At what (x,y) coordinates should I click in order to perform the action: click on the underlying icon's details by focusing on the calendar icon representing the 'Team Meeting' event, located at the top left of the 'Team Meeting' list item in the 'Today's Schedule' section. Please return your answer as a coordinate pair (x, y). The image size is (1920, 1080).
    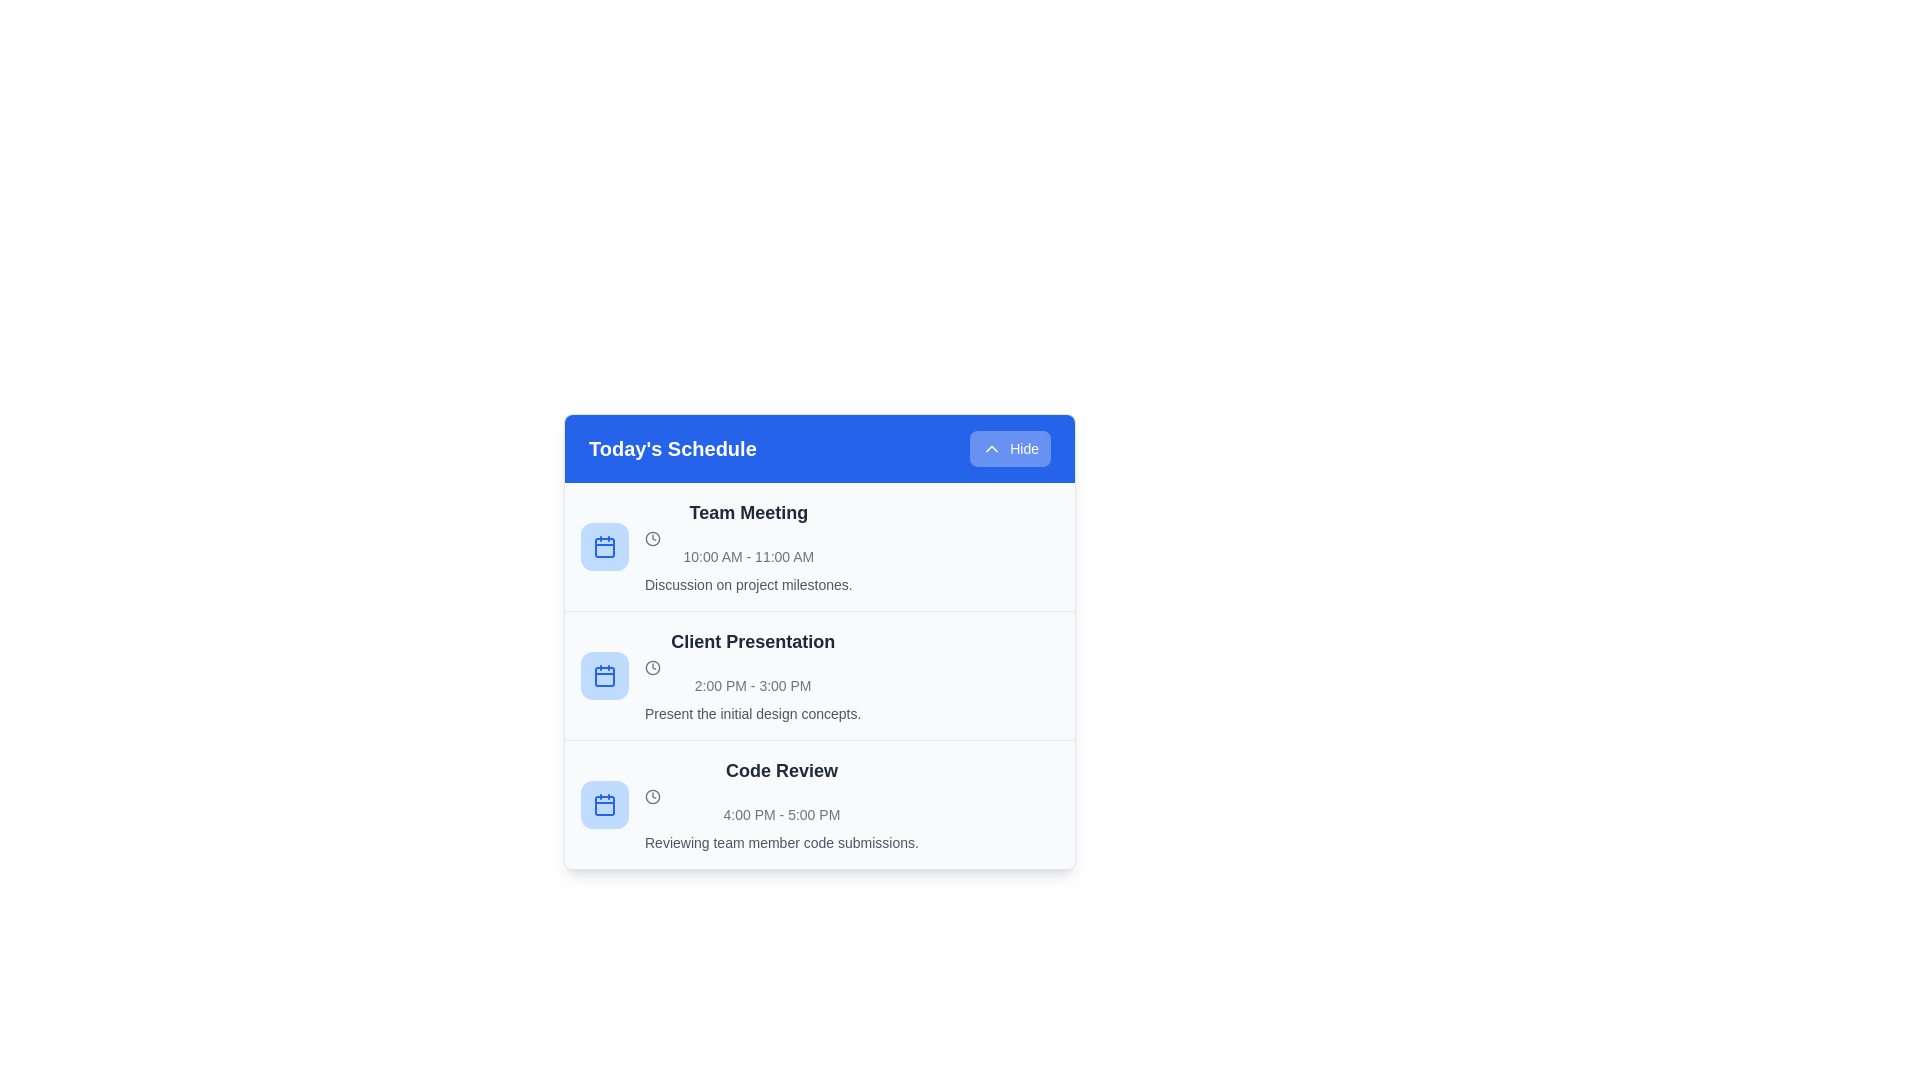
    Looking at the image, I should click on (603, 547).